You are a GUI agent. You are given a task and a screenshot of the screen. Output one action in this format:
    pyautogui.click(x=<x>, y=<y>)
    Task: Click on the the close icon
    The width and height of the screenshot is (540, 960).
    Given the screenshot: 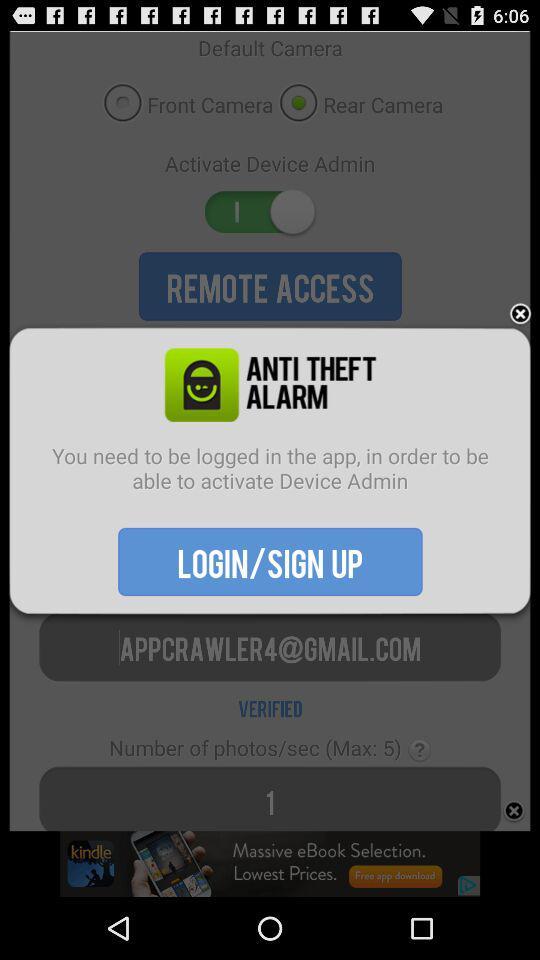 What is the action you would take?
    pyautogui.click(x=520, y=336)
    